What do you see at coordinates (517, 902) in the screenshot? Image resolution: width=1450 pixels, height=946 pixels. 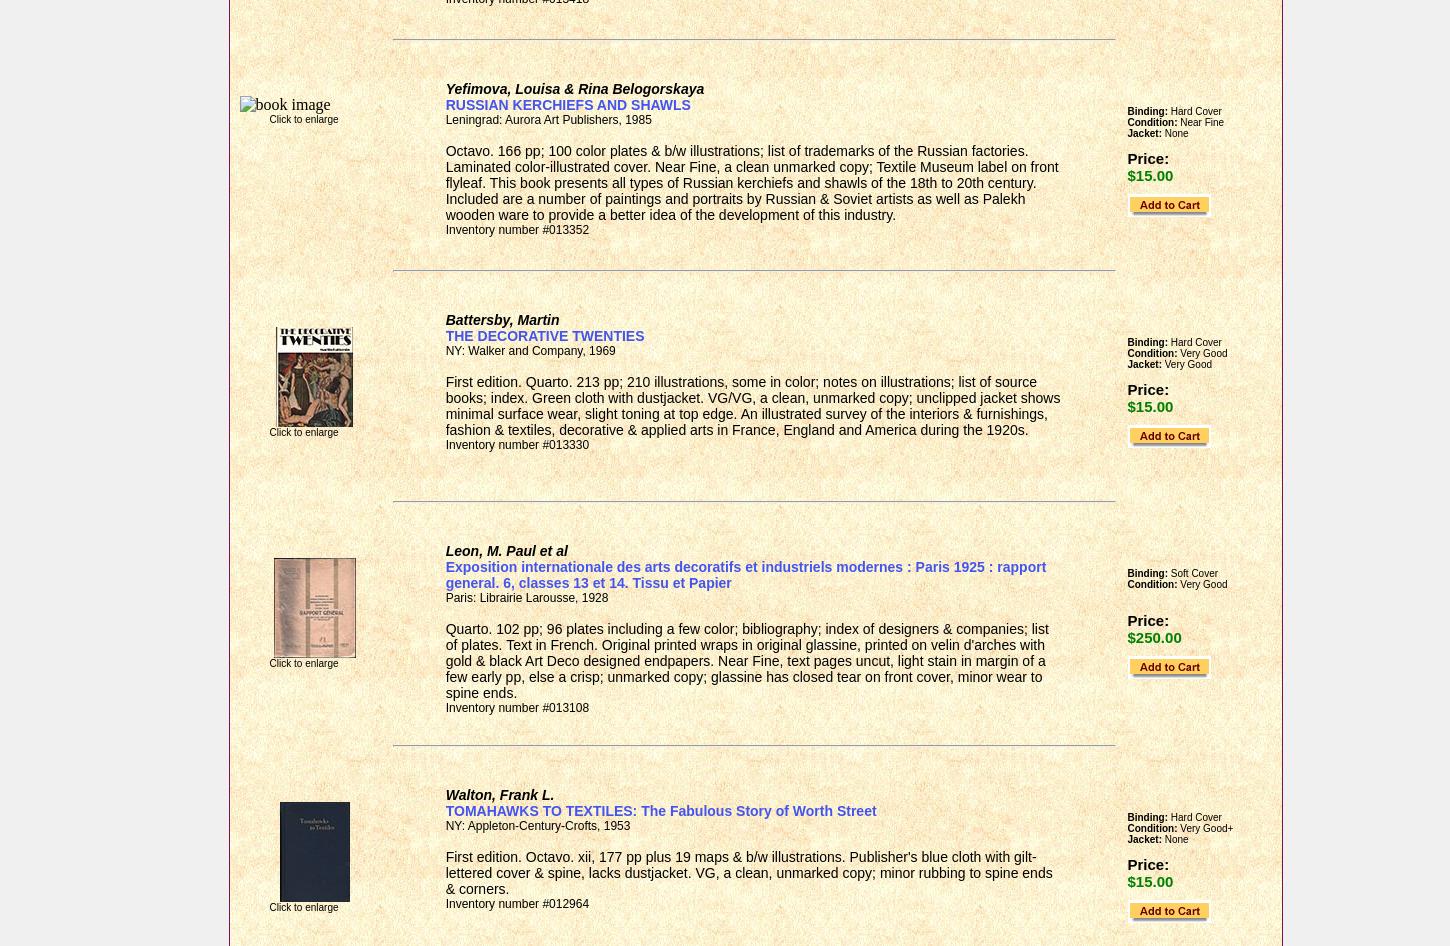 I see `'Inventory number #012964'` at bounding box center [517, 902].